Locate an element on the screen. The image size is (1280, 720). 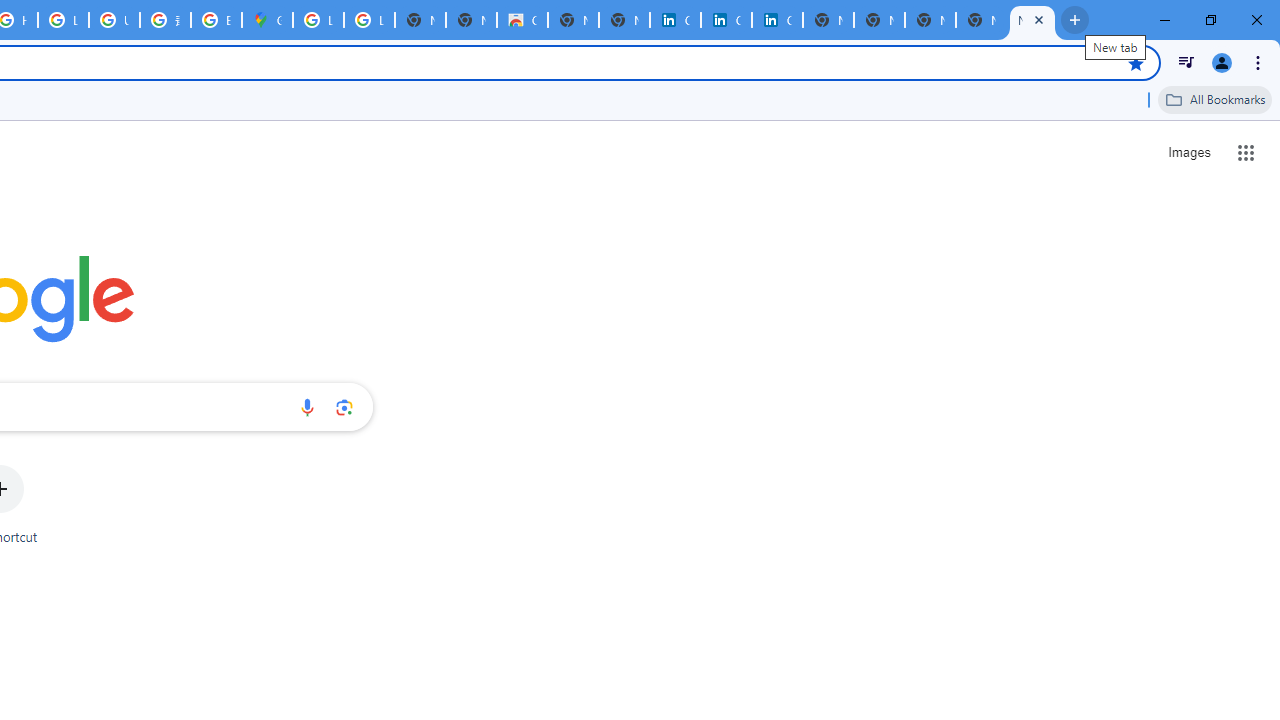
'Cookie Policy | LinkedIn' is located at coordinates (675, 20).